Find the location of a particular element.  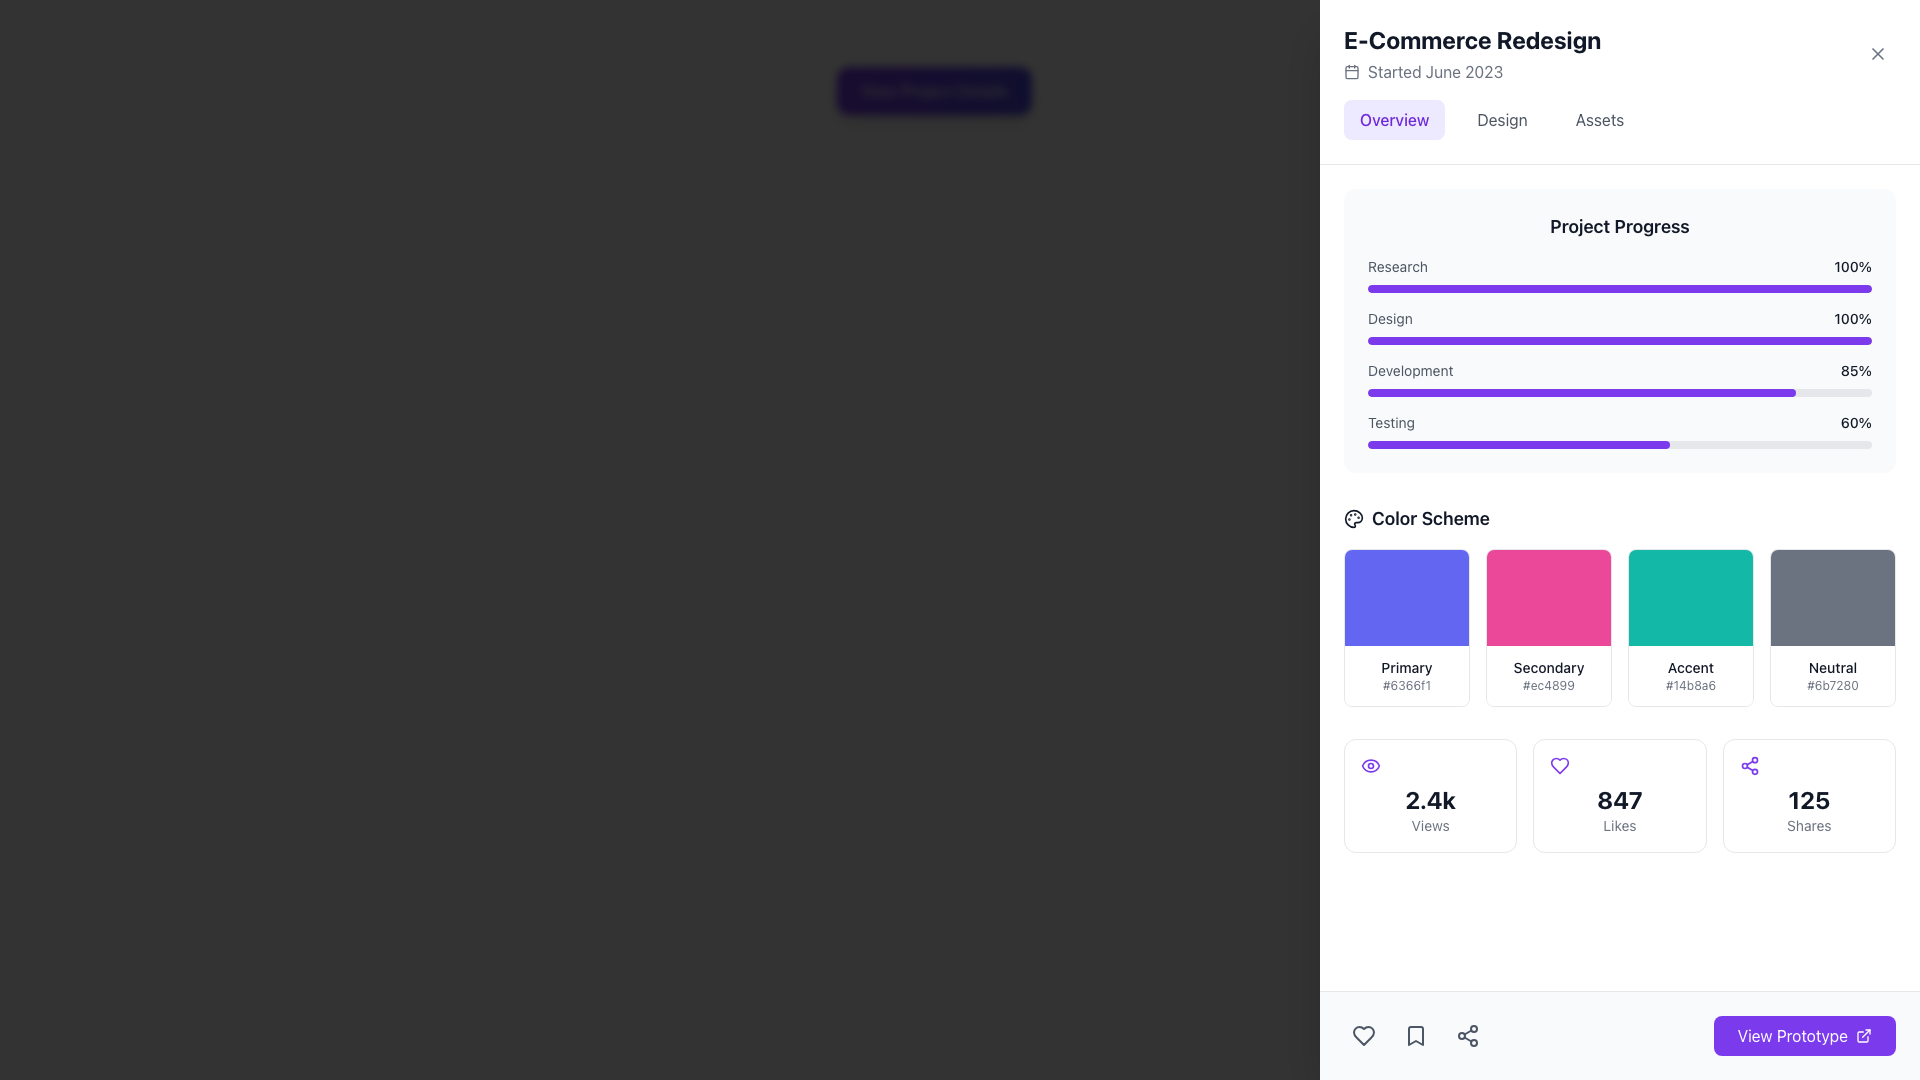

the vibrant pink rectangular block, which is the second element in the horizontal series under the 'Color Scheme' section is located at coordinates (1548, 596).